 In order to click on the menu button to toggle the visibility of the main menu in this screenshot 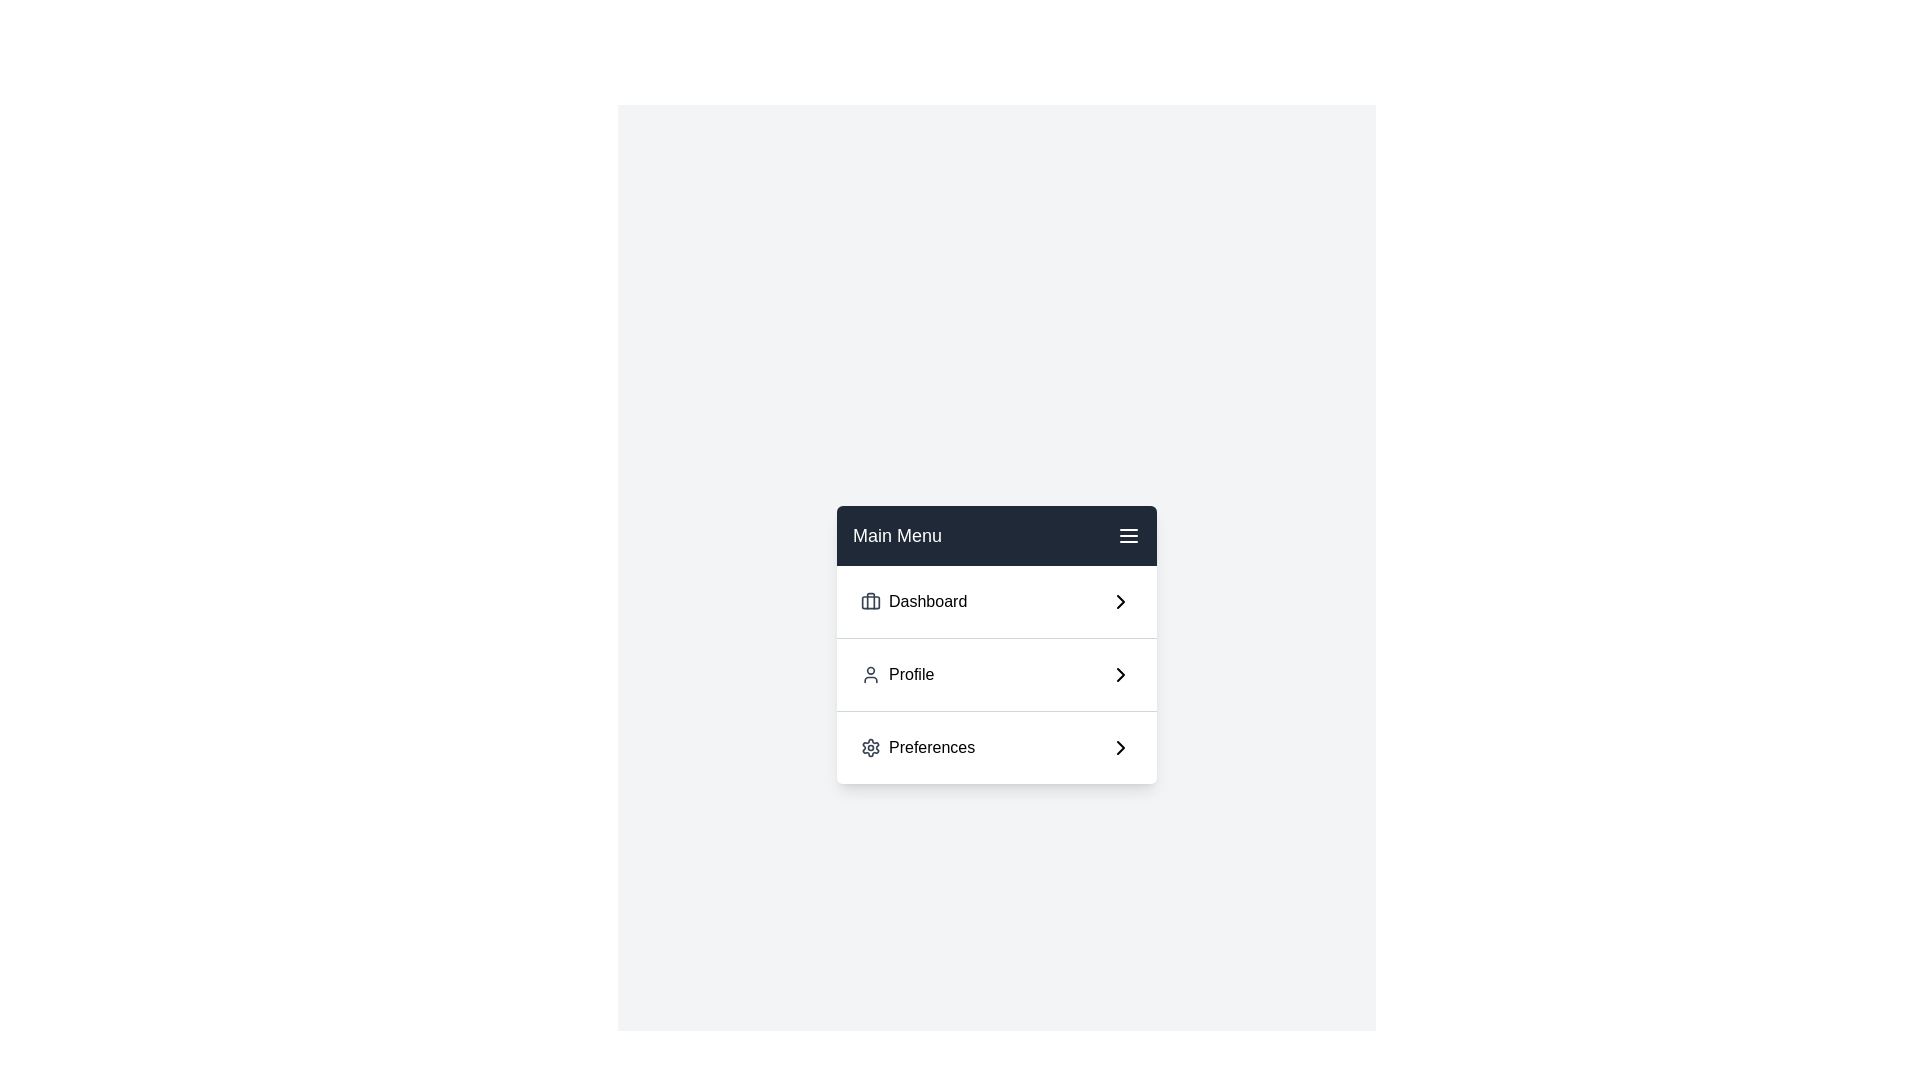, I will do `click(1128, 535)`.